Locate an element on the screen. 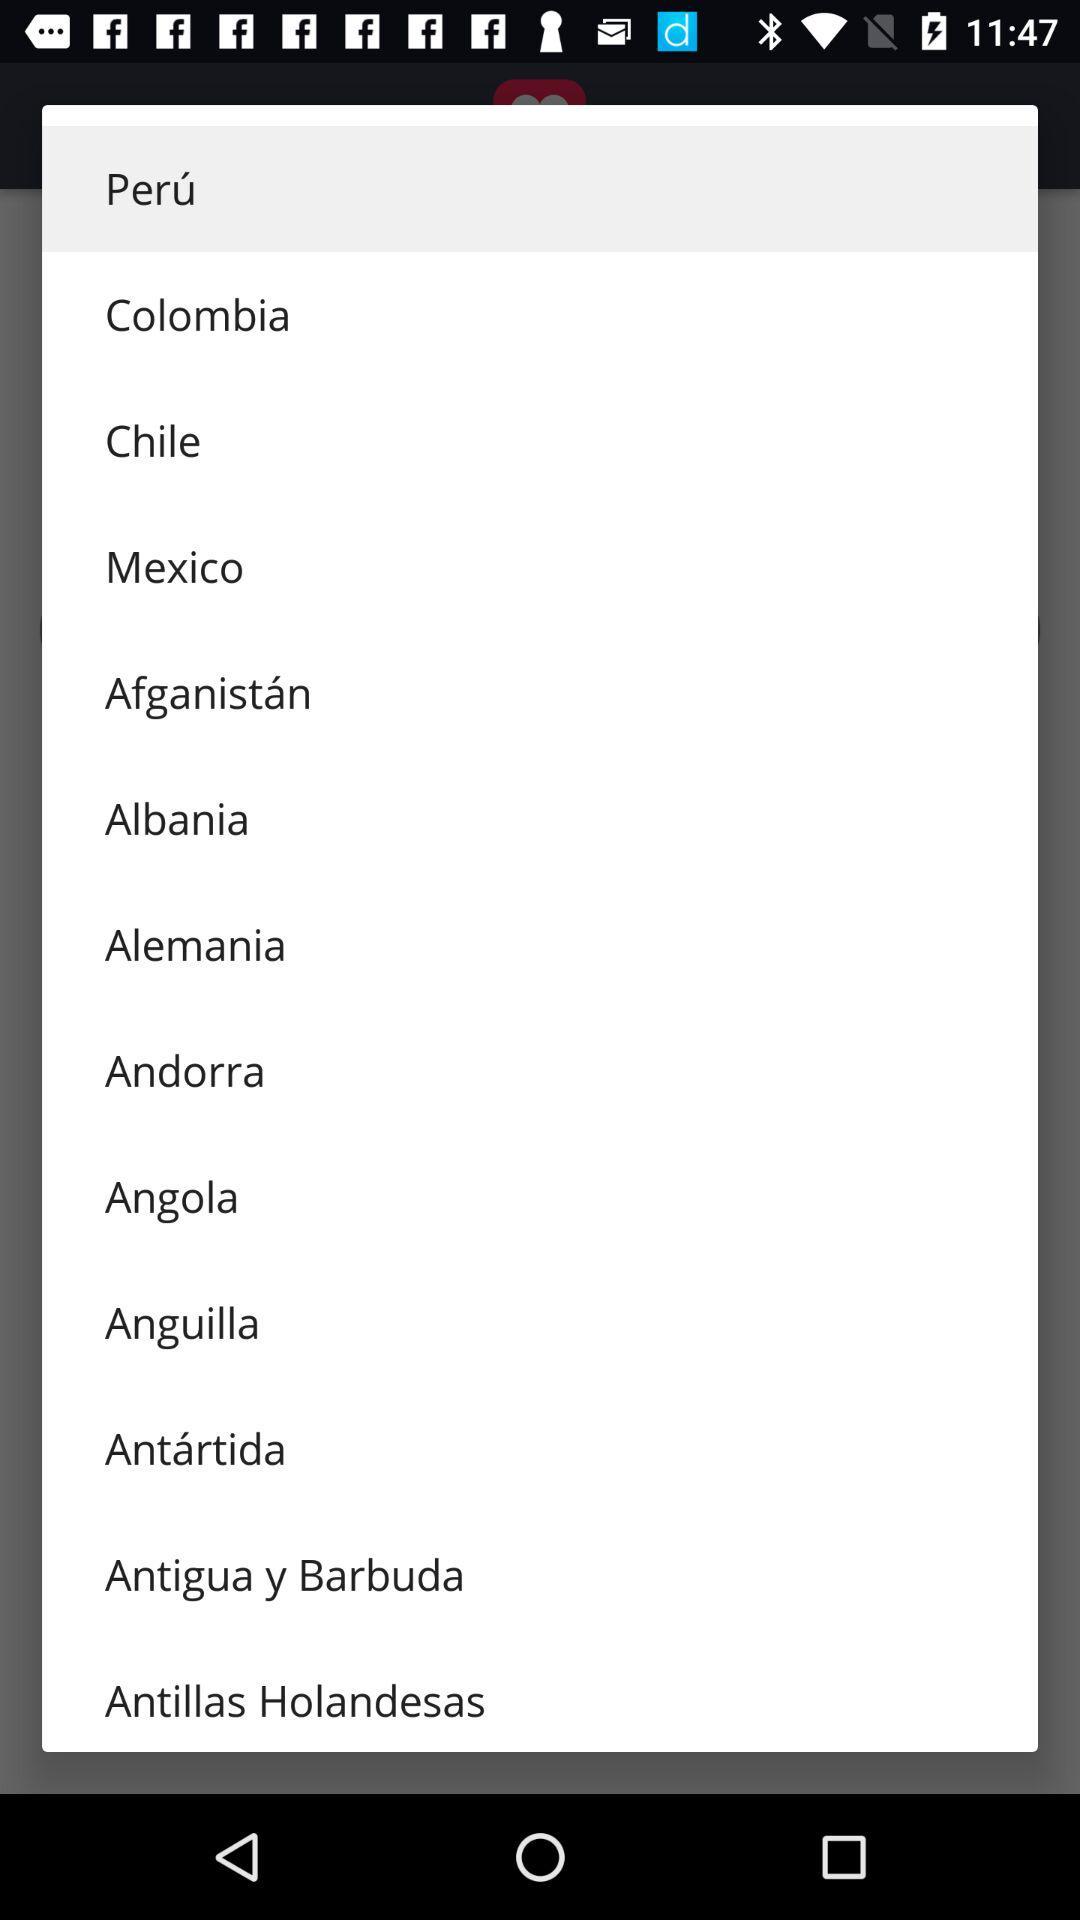  the icon below chile item is located at coordinates (540, 565).